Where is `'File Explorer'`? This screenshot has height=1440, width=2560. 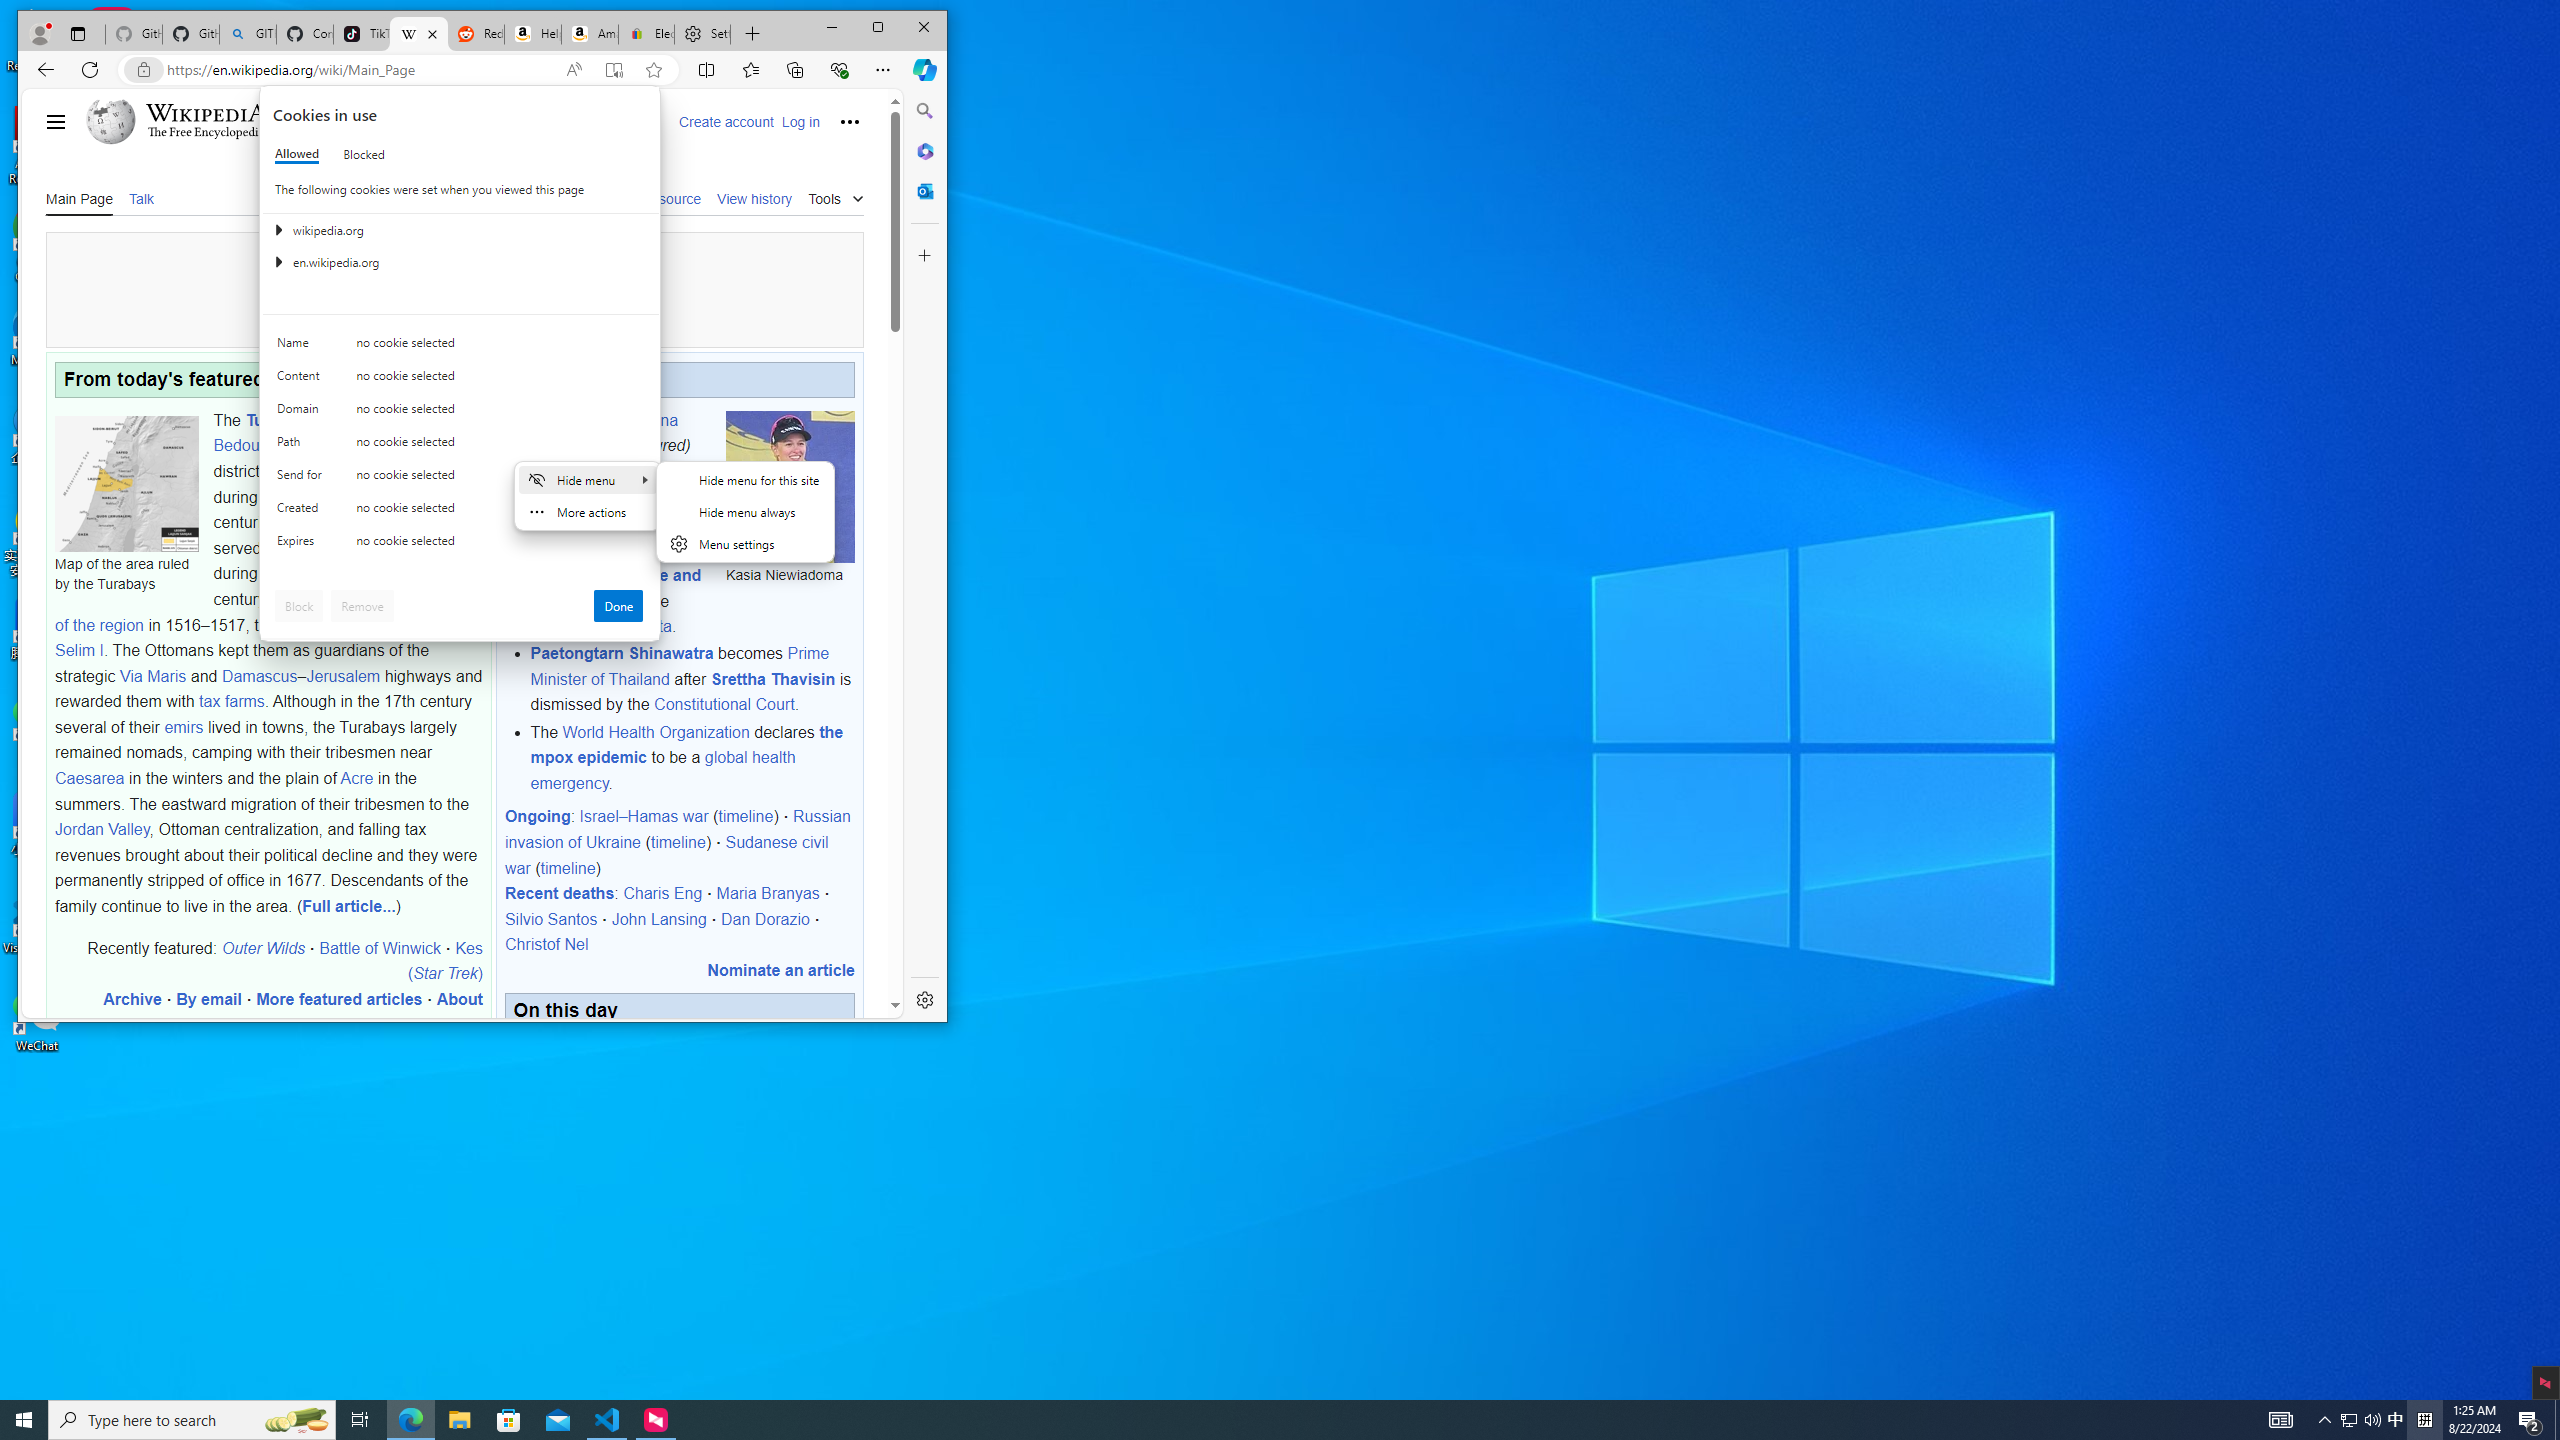 'File Explorer' is located at coordinates (458, 1418).